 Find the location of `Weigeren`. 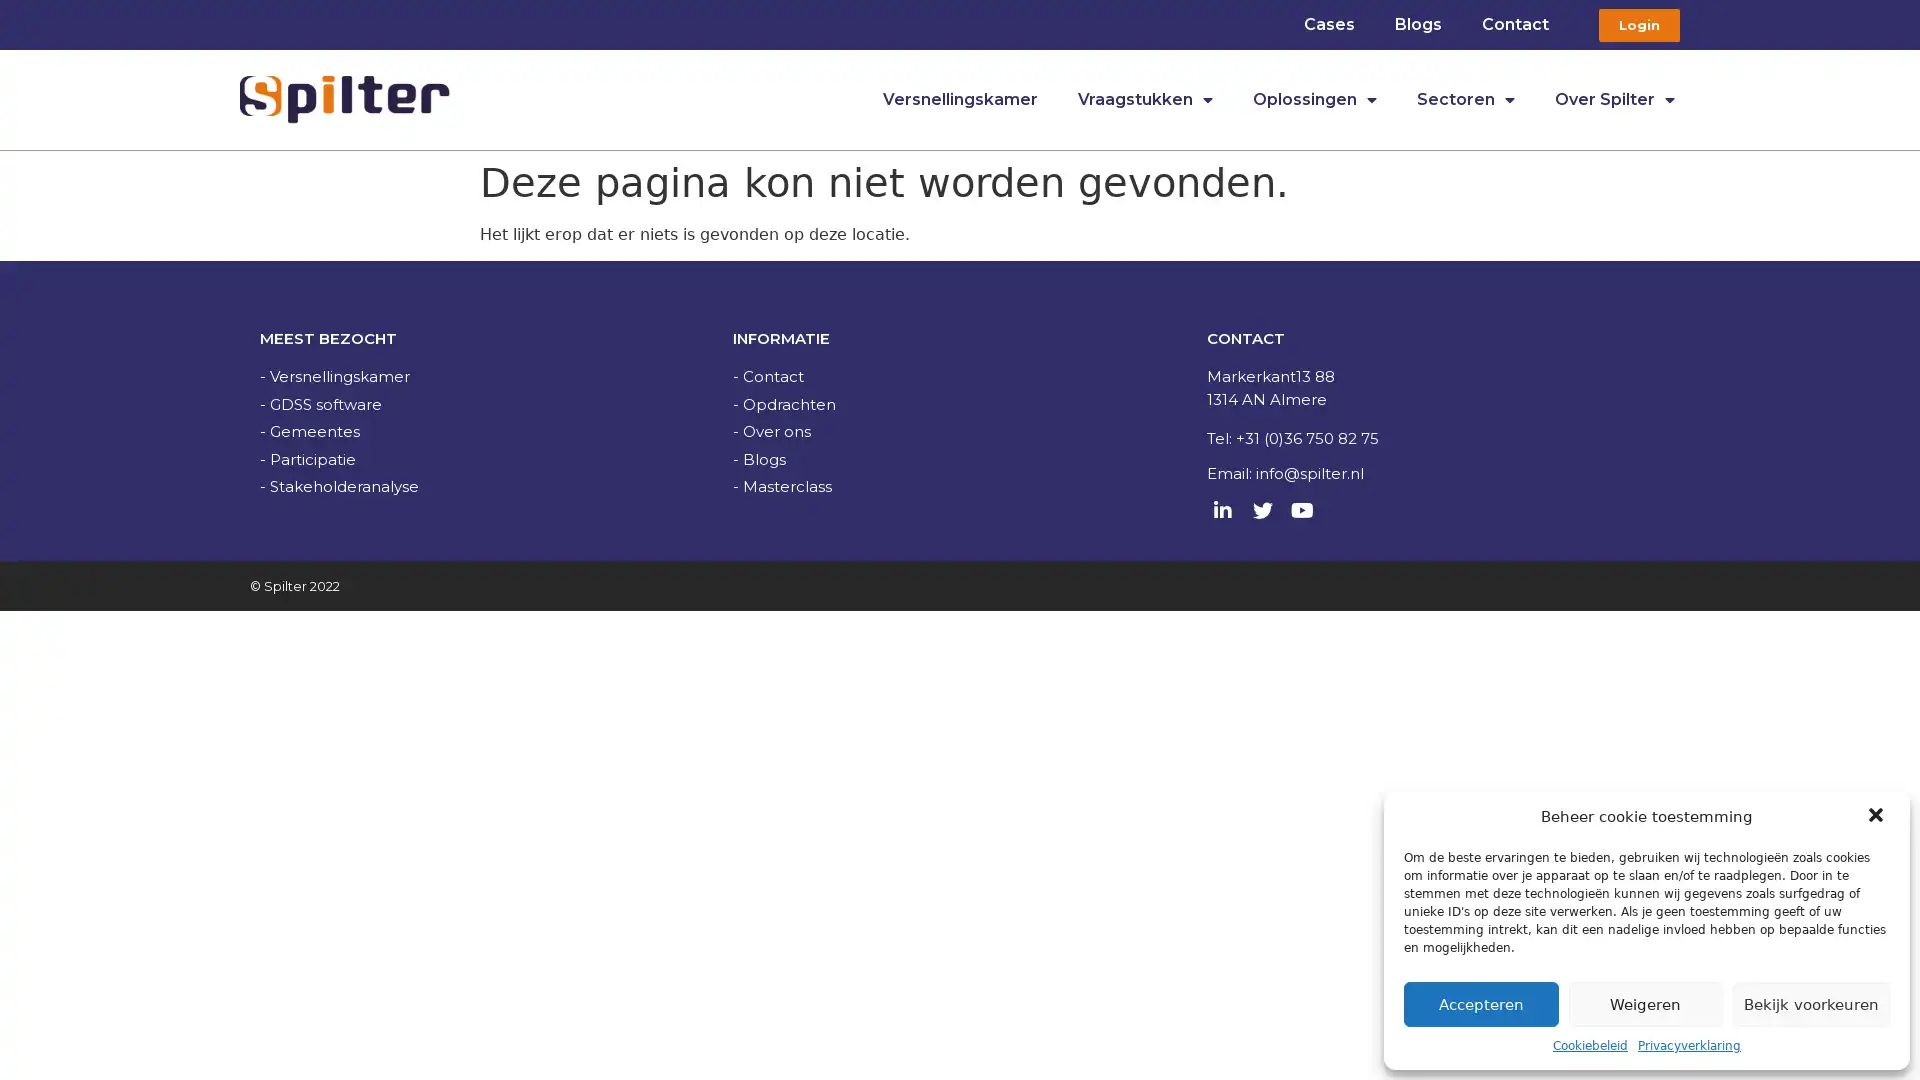

Weigeren is located at coordinates (1645, 1004).